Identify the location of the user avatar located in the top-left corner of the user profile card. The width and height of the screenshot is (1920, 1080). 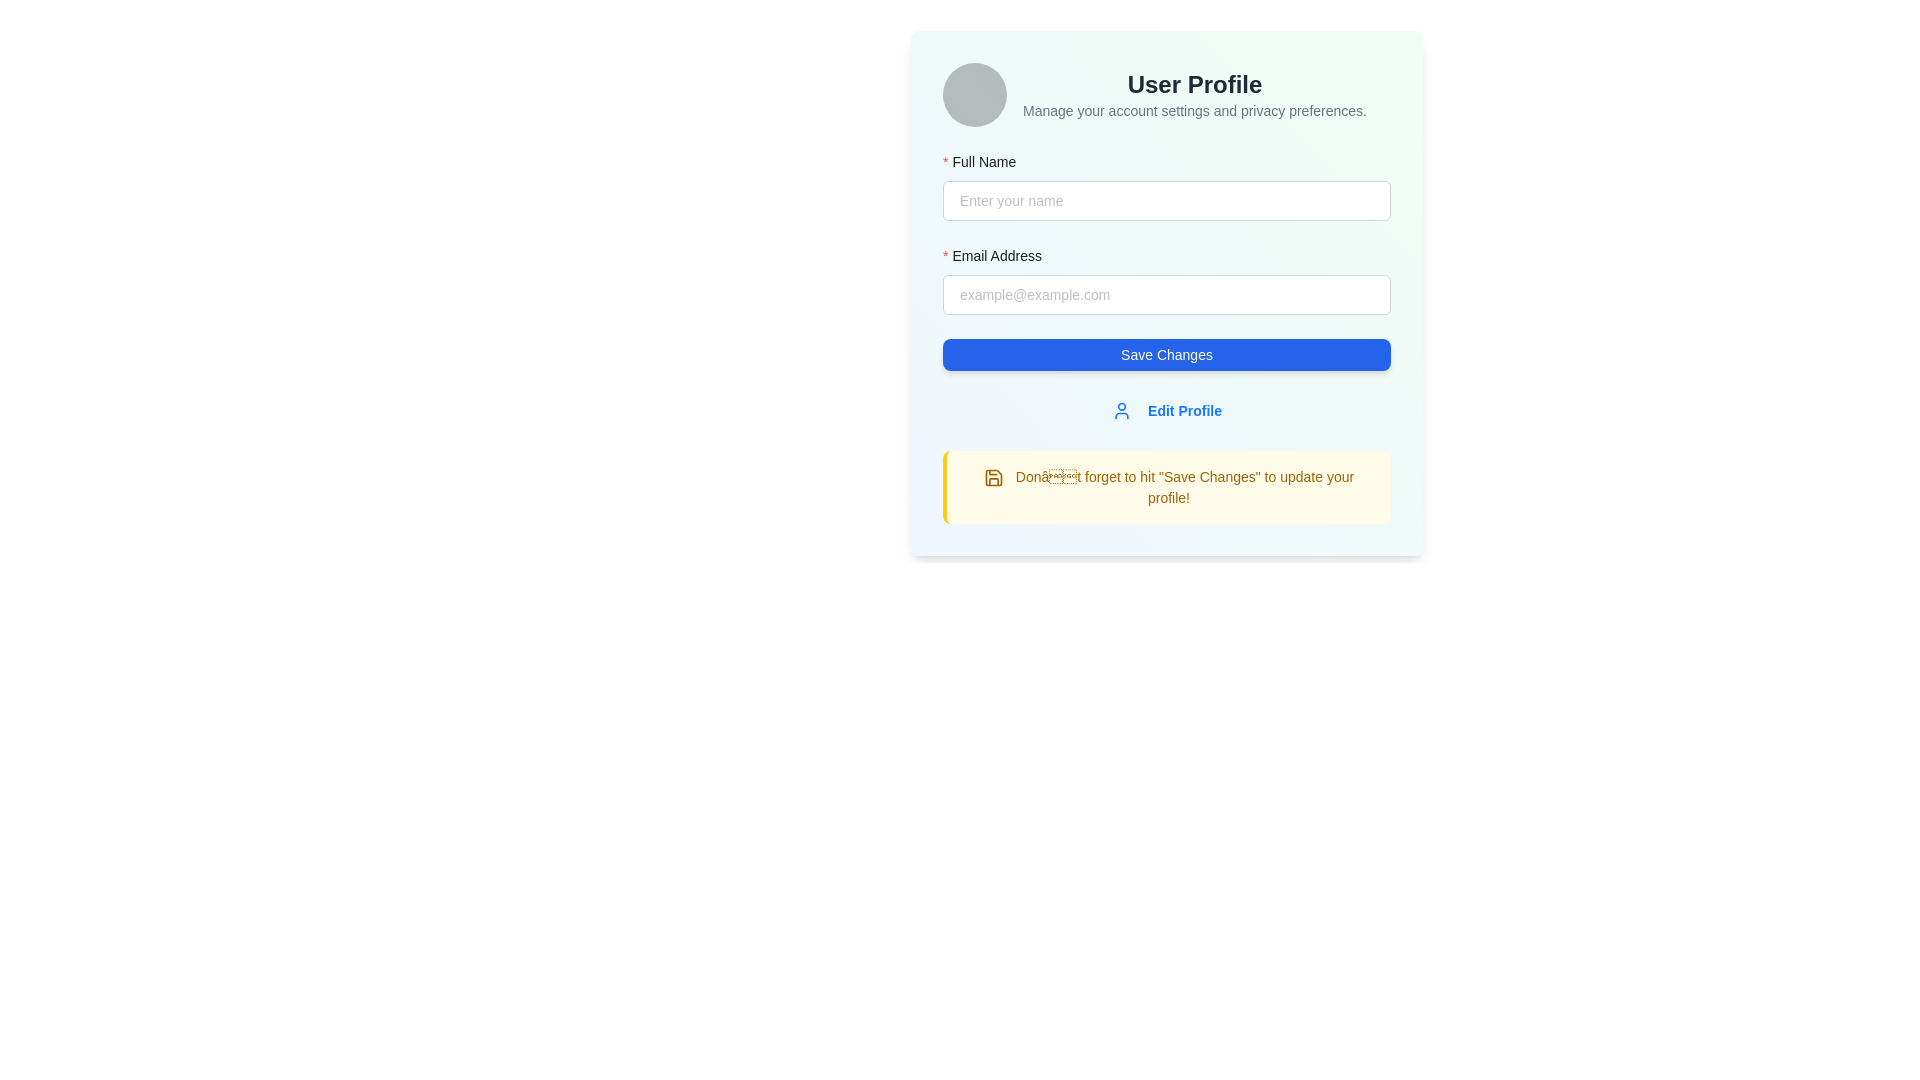
(974, 95).